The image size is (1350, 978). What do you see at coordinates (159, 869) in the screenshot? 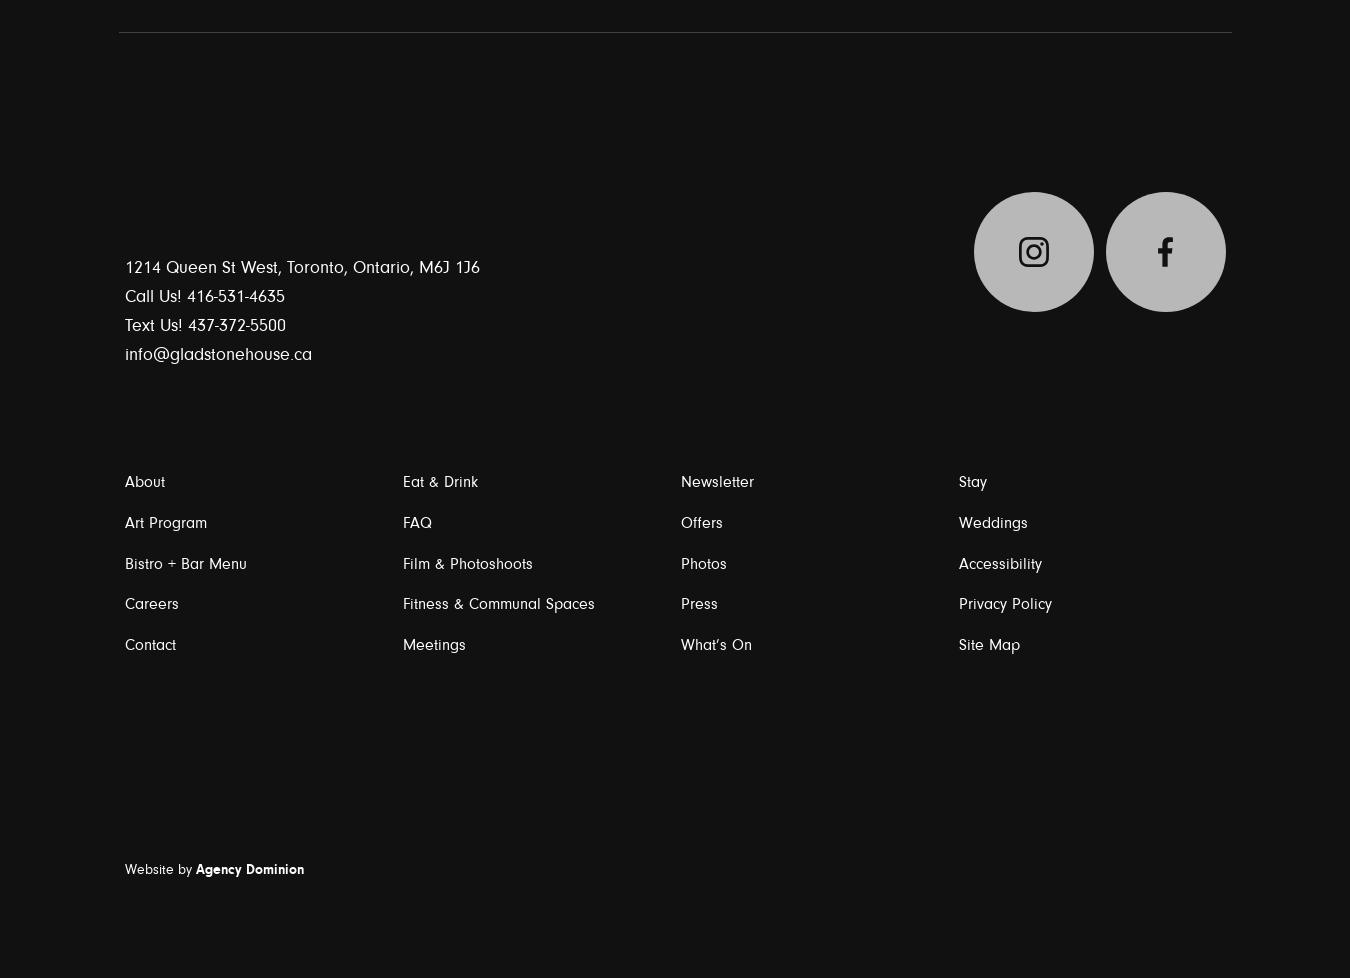
I see `'Website by'` at bounding box center [159, 869].